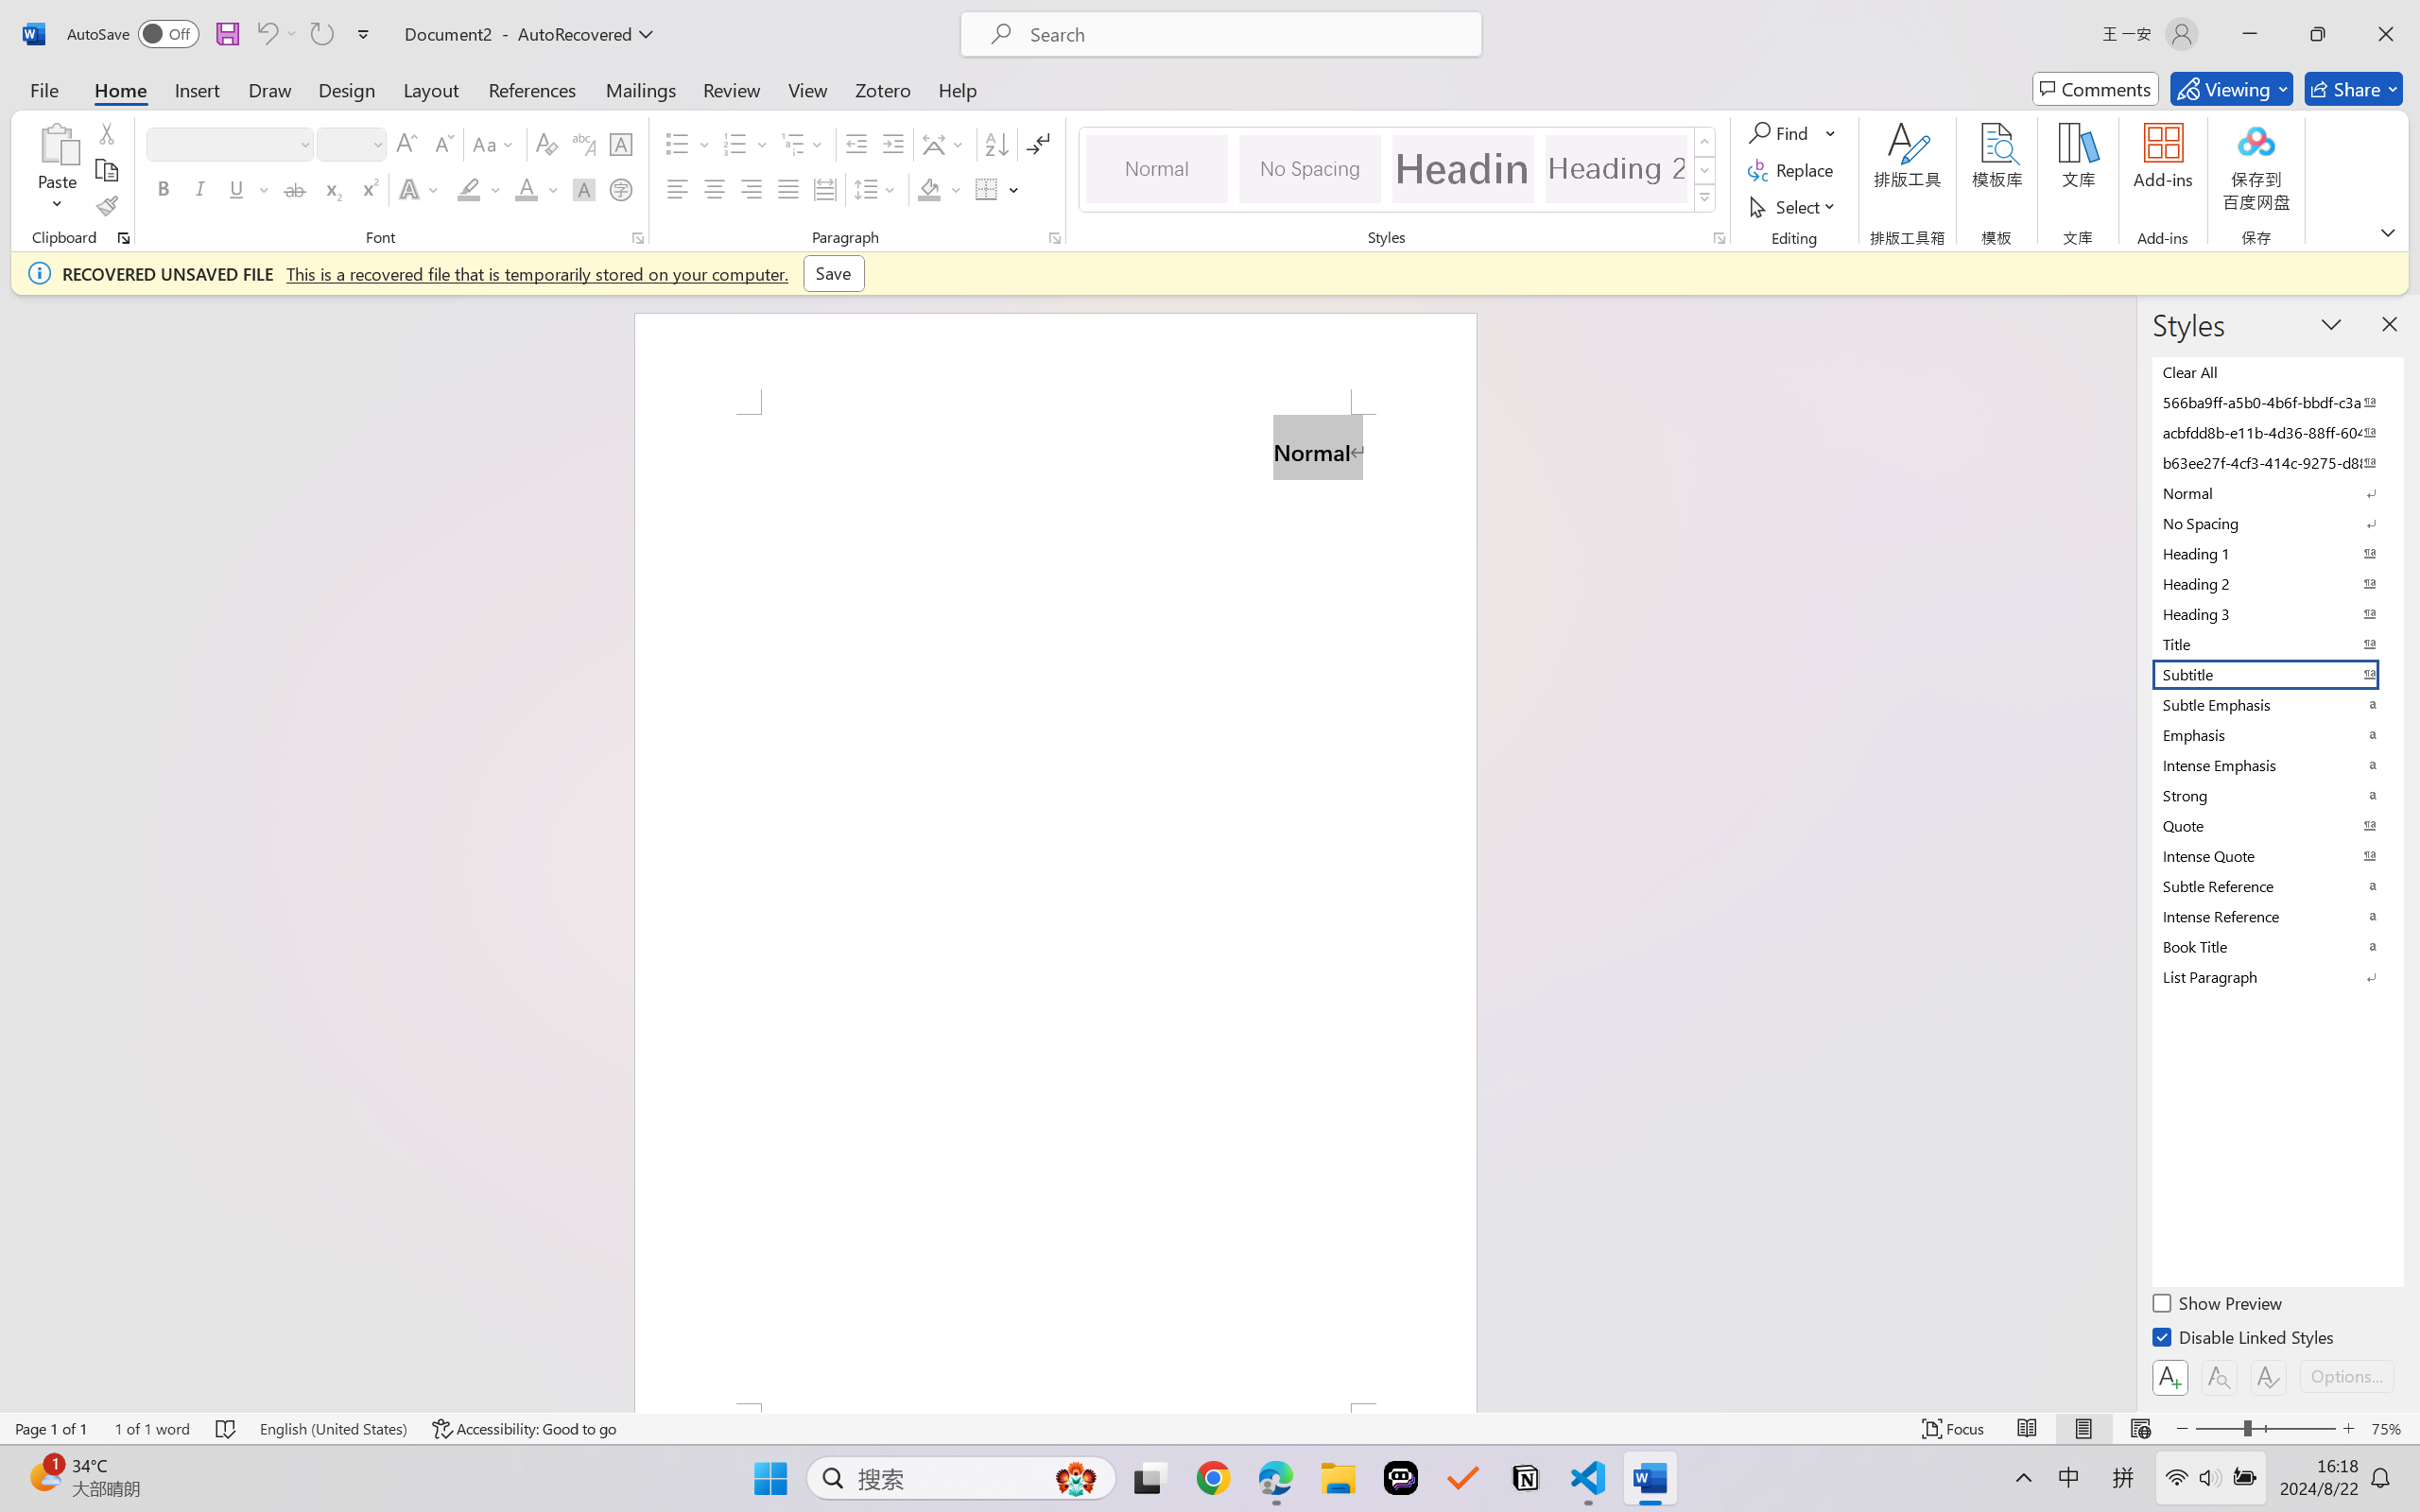  I want to click on 'Subtle Reference', so click(2275, 885).